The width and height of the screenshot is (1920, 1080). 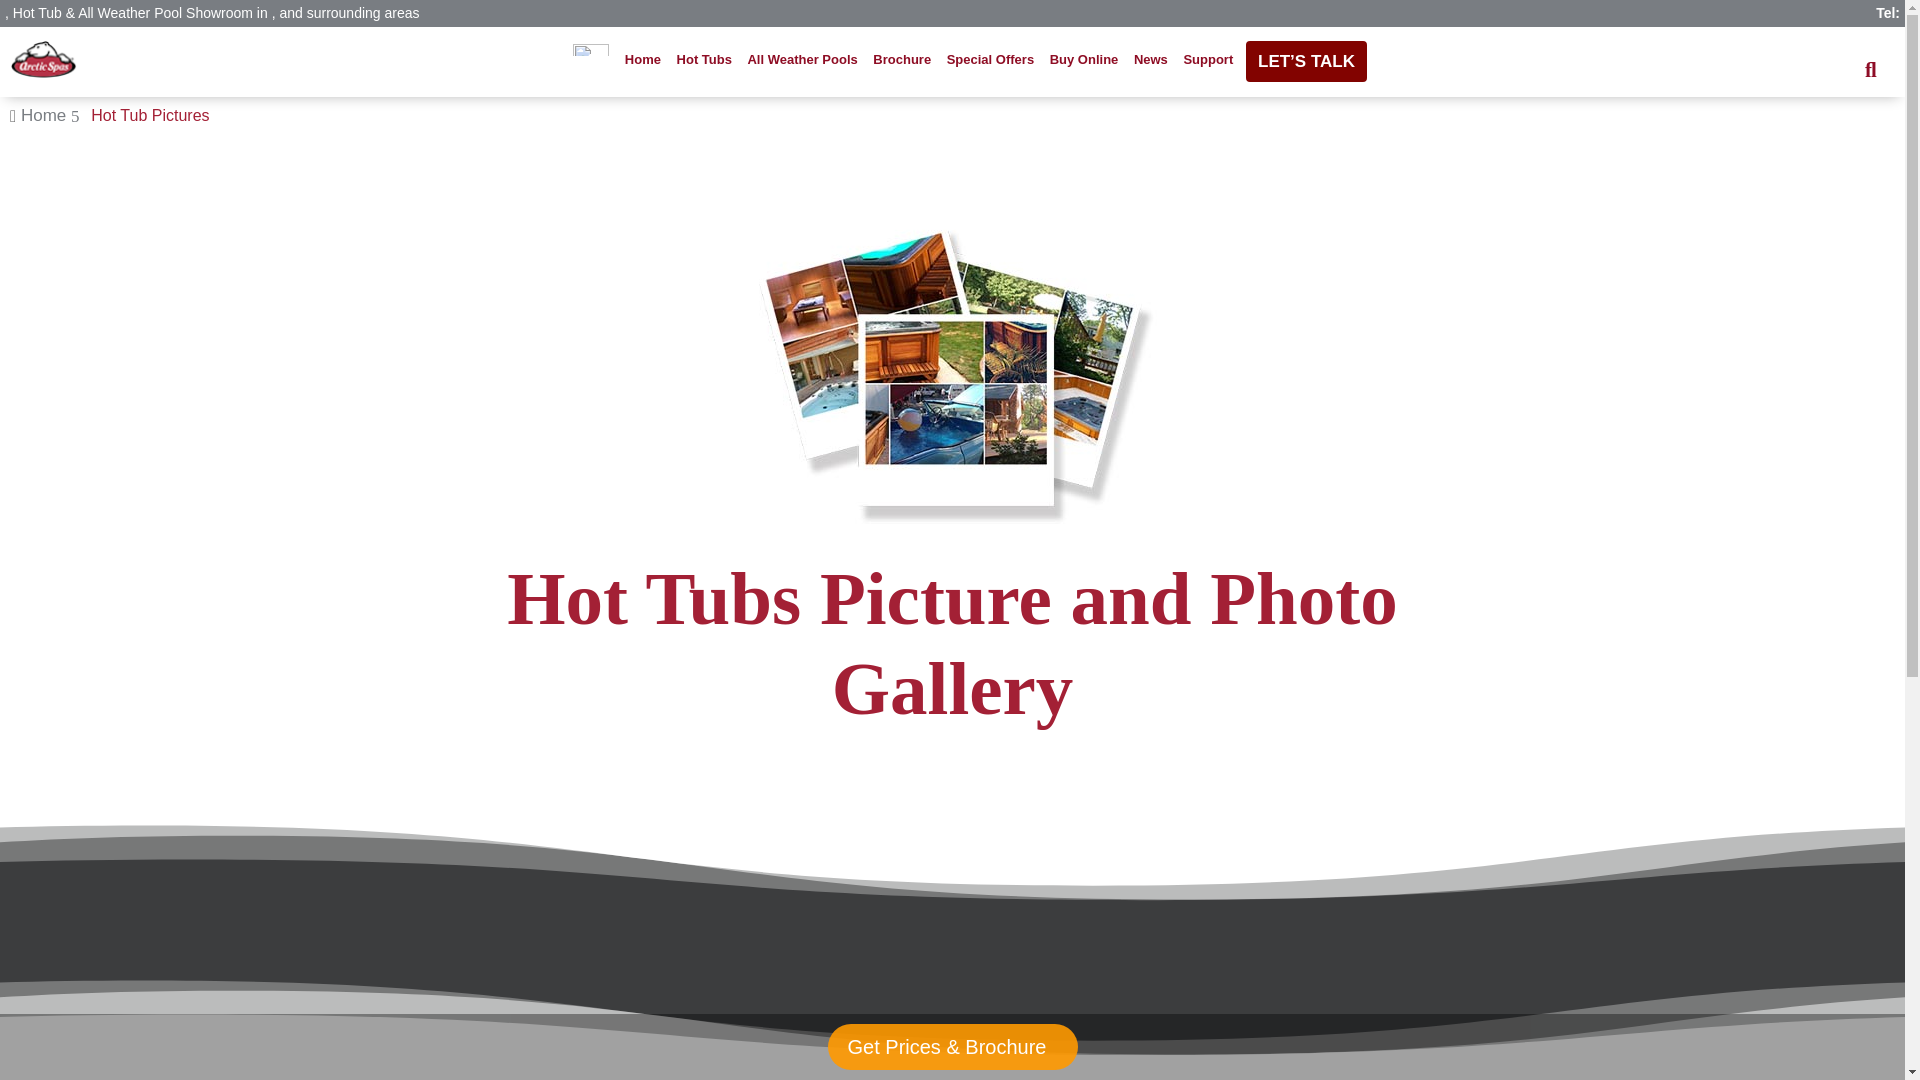 What do you see at coordinates (566, 58) in the screenshot?
I see `'Choose Your Location'` at bounding box center [566, 58].